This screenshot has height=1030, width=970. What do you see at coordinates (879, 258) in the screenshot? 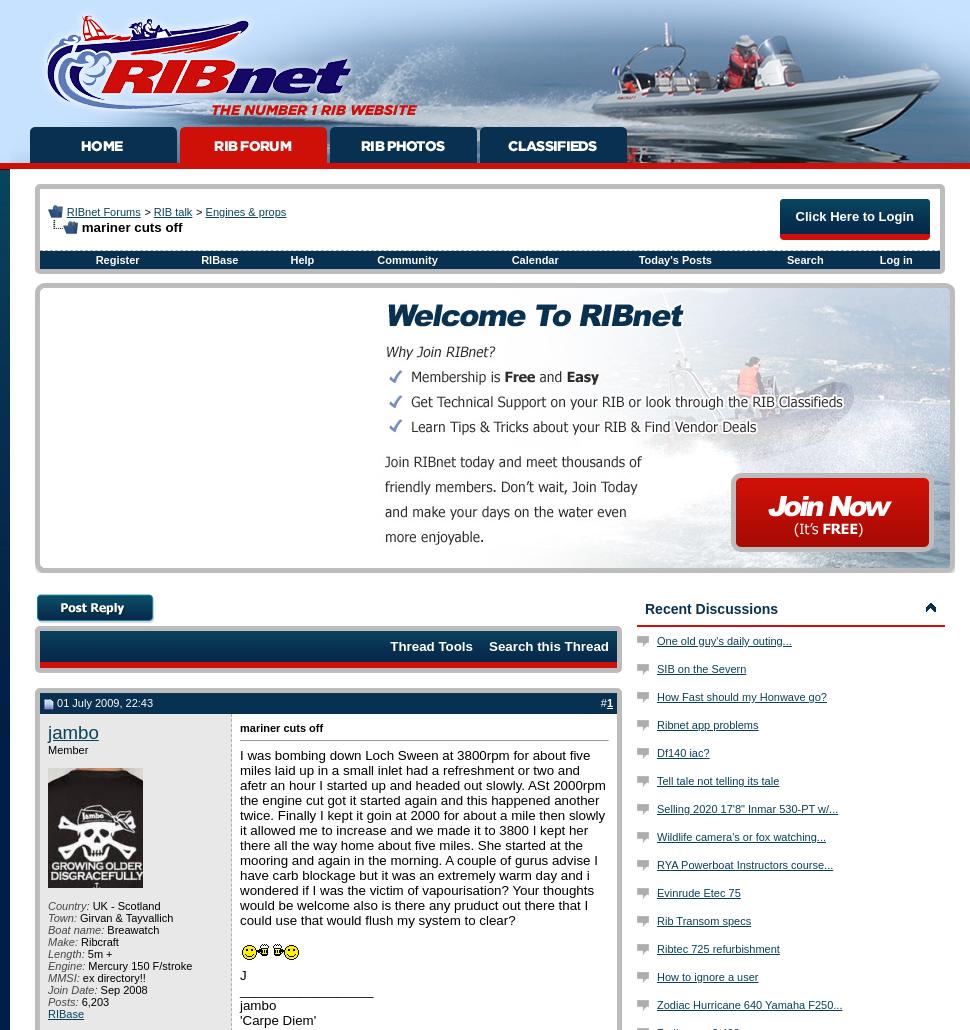
I see `'Log in'` at bounding box center [879, 258].